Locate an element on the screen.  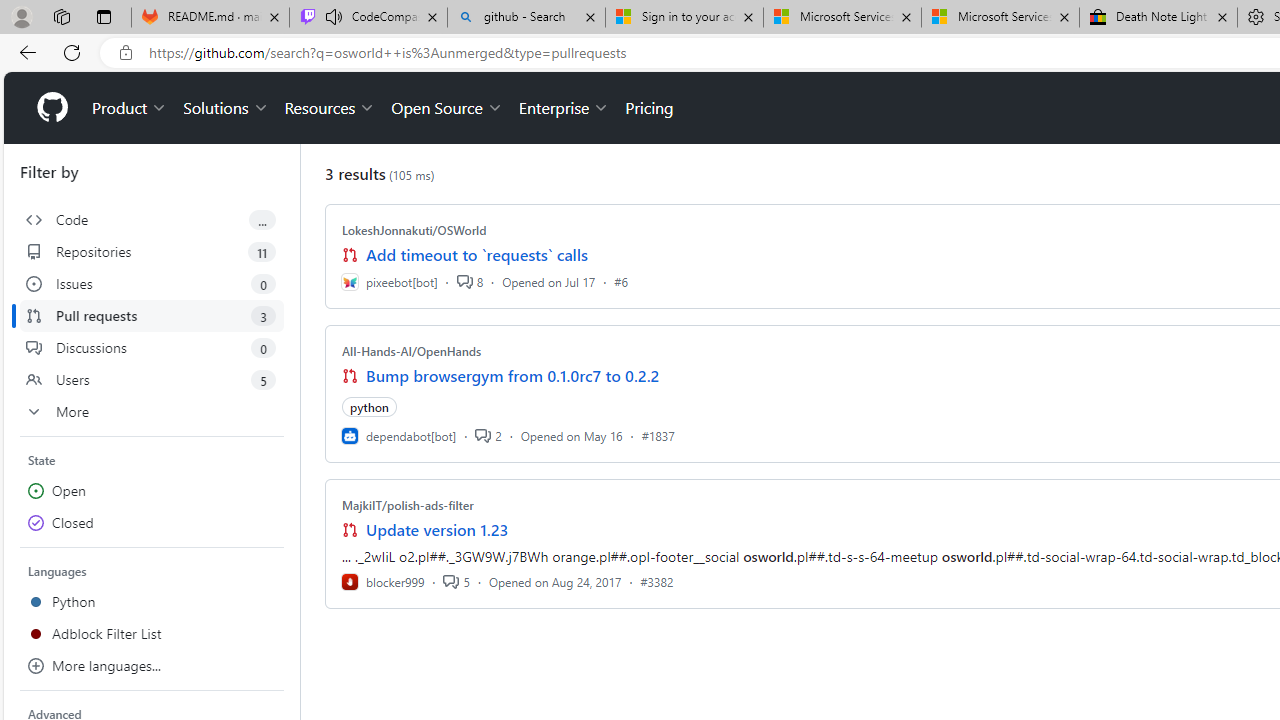
'MajkiIT/polish-ads-filter' is located at coordinates (406, 504).